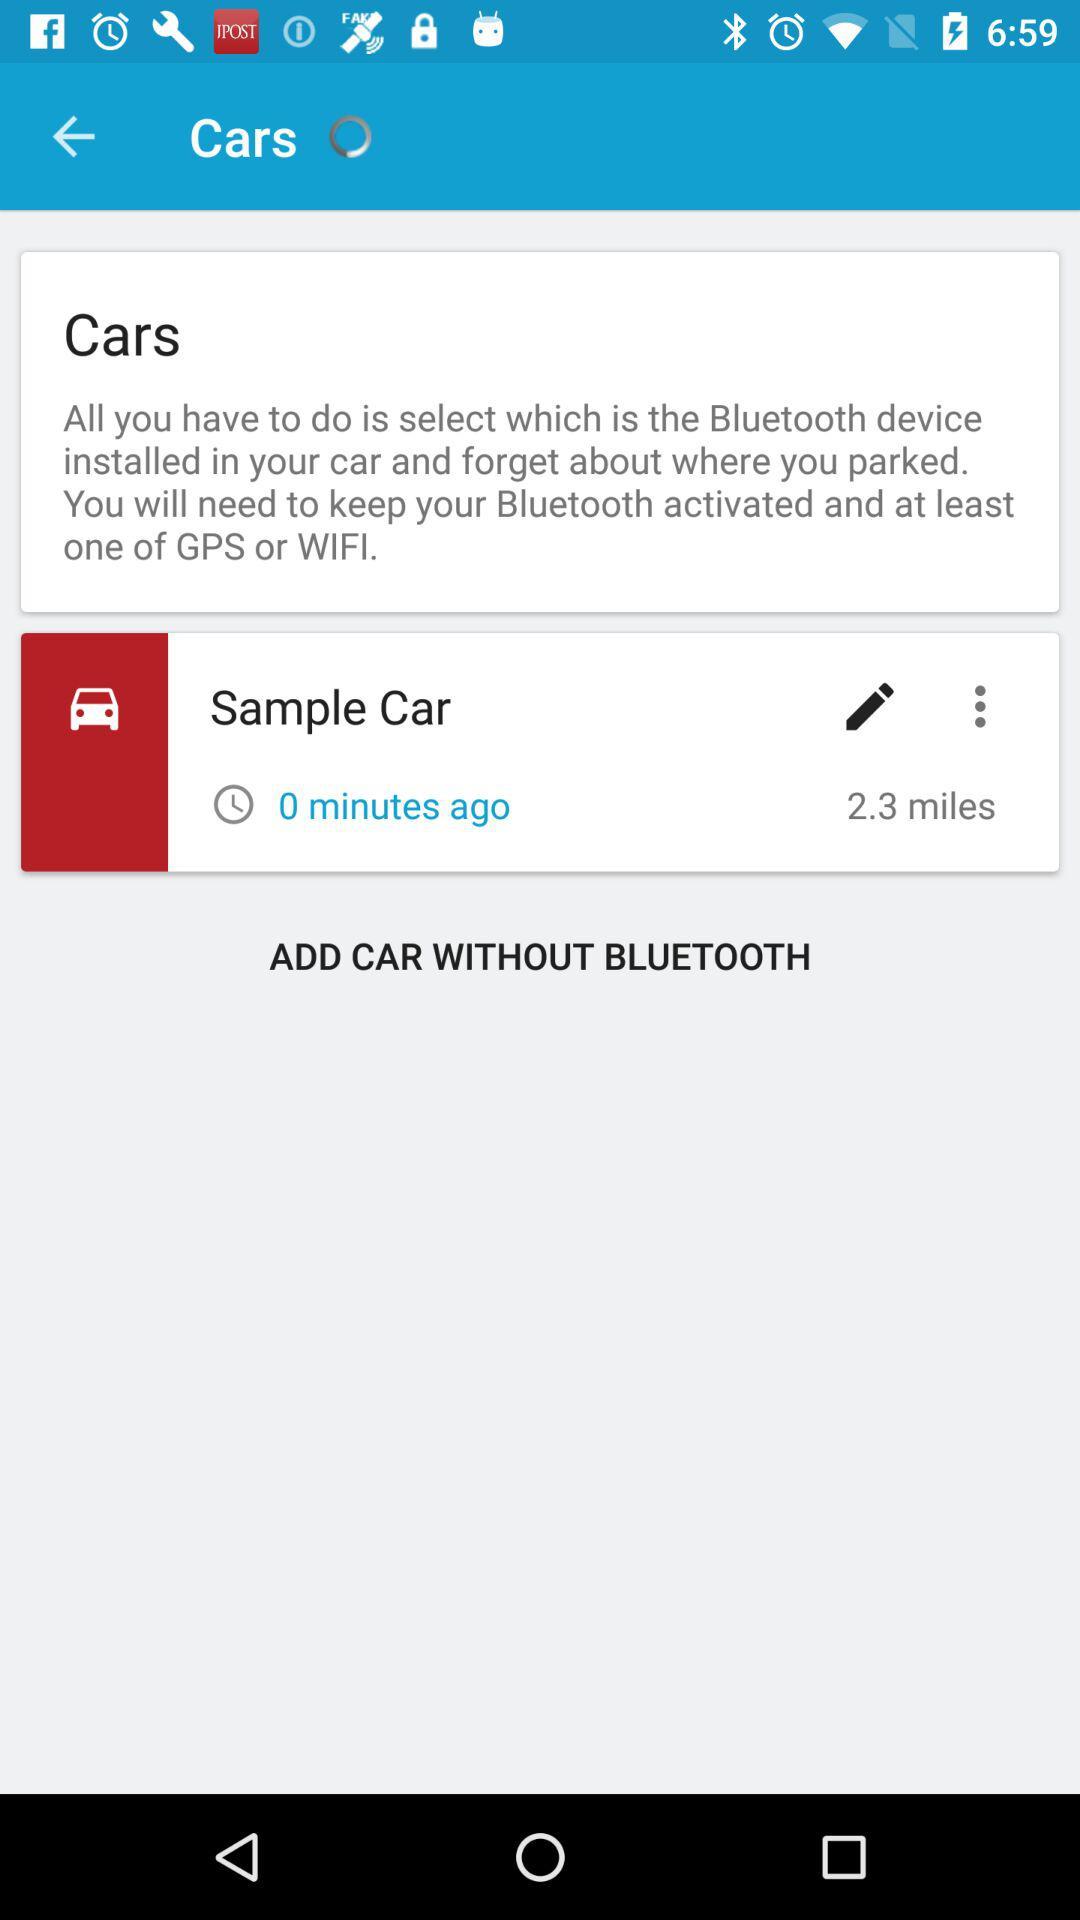 The image size is (1080, 1920). Describe the element at coordinates (94, 751) in the screenshot. I see `the icon left of the text sample car` at that location.